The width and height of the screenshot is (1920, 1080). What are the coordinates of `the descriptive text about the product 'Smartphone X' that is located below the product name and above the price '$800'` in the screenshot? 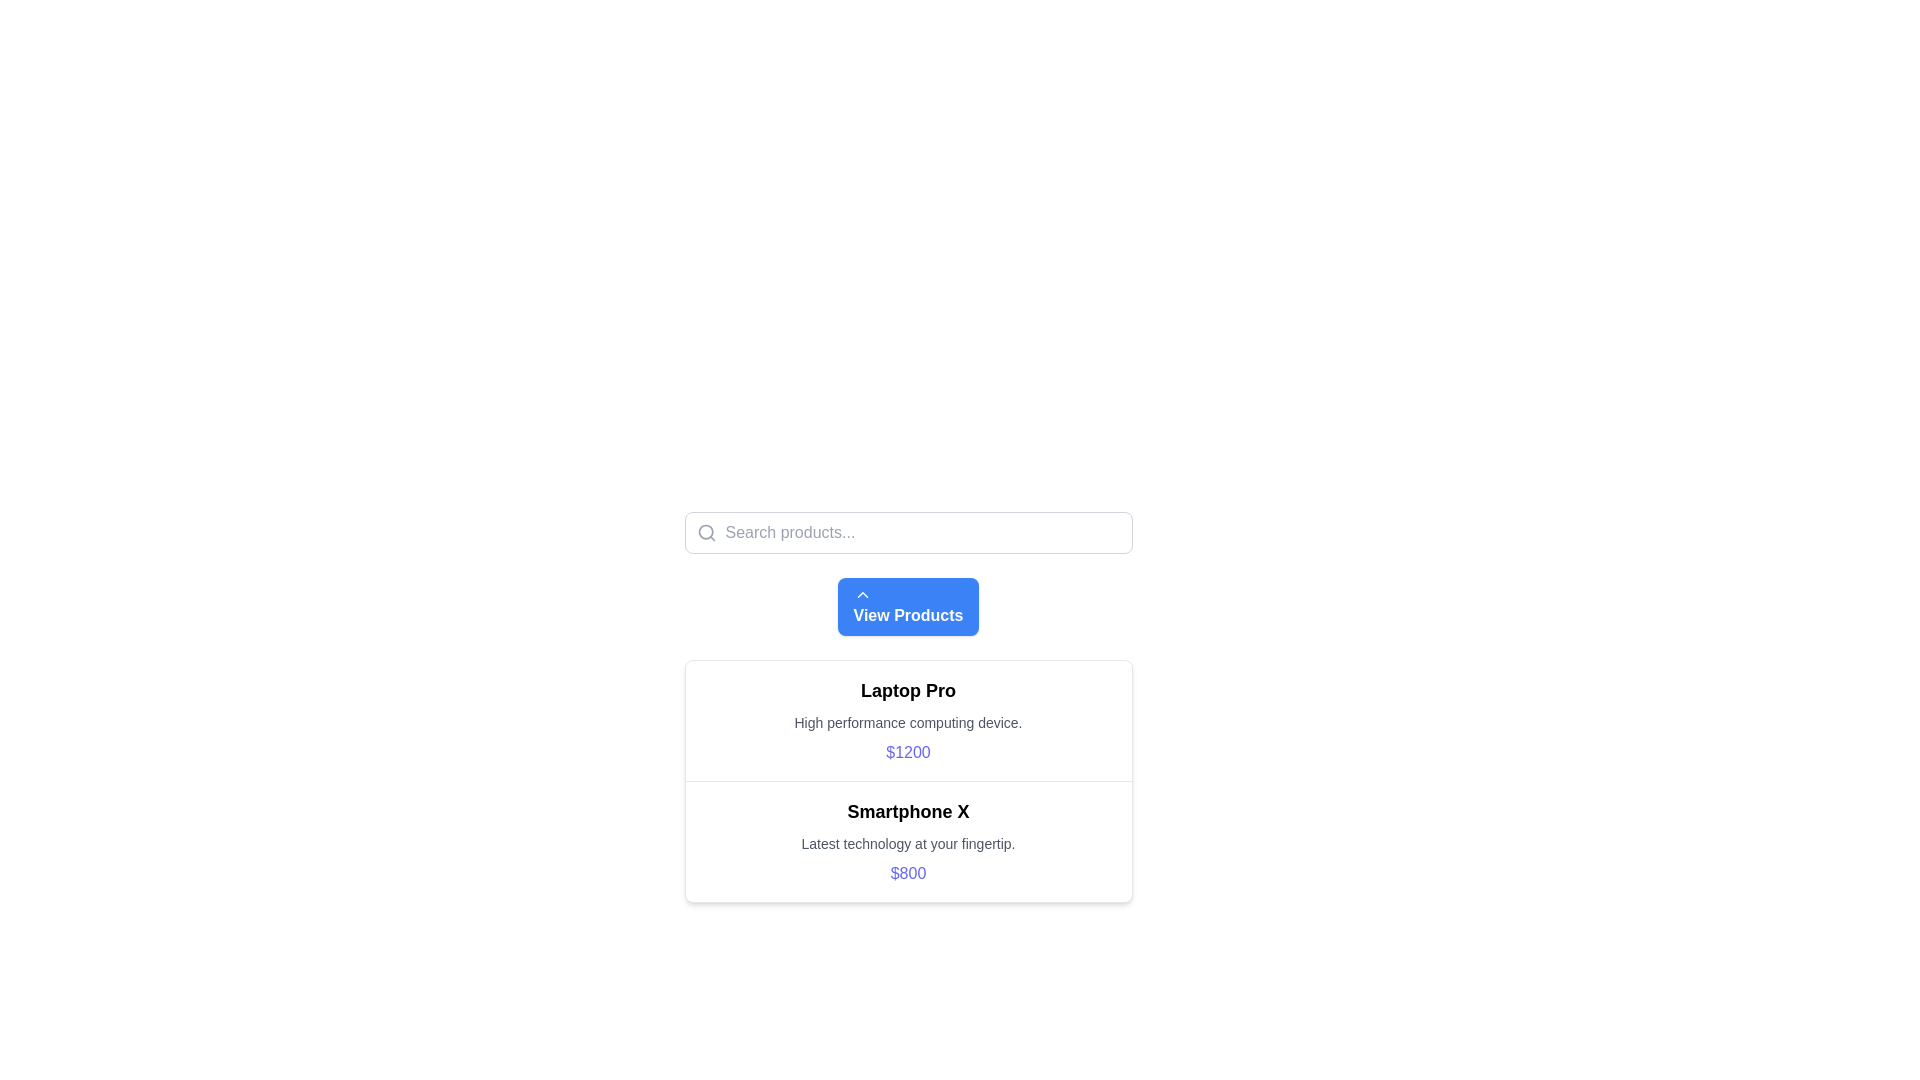 It's located at (907, 844).